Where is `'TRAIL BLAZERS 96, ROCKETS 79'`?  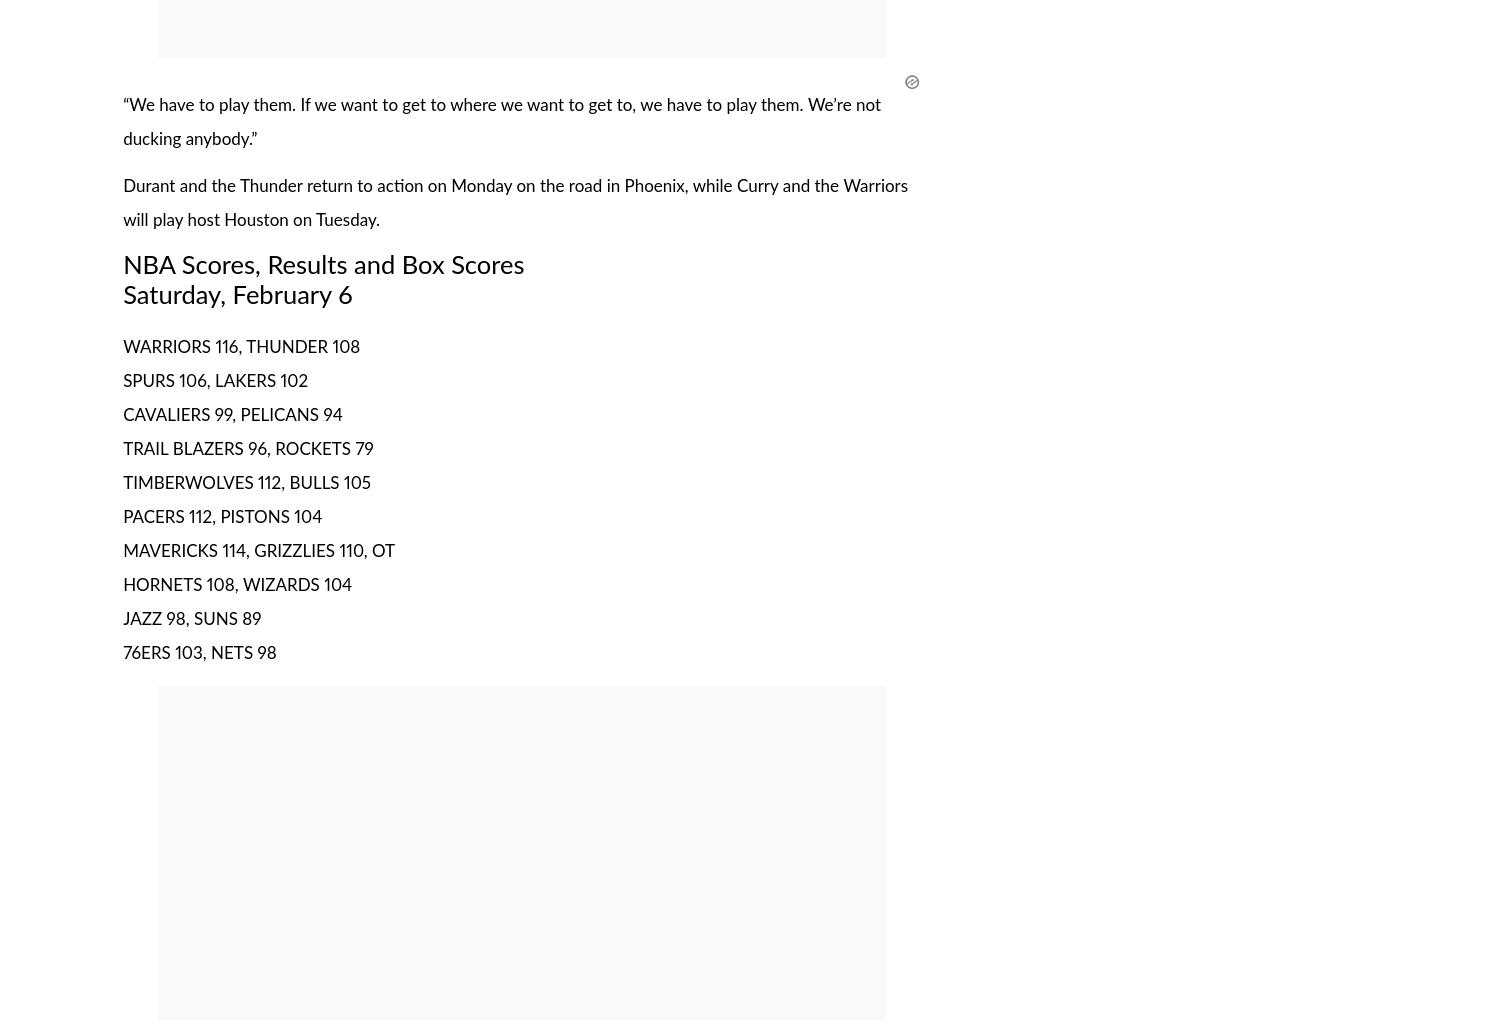
'TRAIL BLAZERS 96, ROCKETS 79' is located at coordinates (246, 448).